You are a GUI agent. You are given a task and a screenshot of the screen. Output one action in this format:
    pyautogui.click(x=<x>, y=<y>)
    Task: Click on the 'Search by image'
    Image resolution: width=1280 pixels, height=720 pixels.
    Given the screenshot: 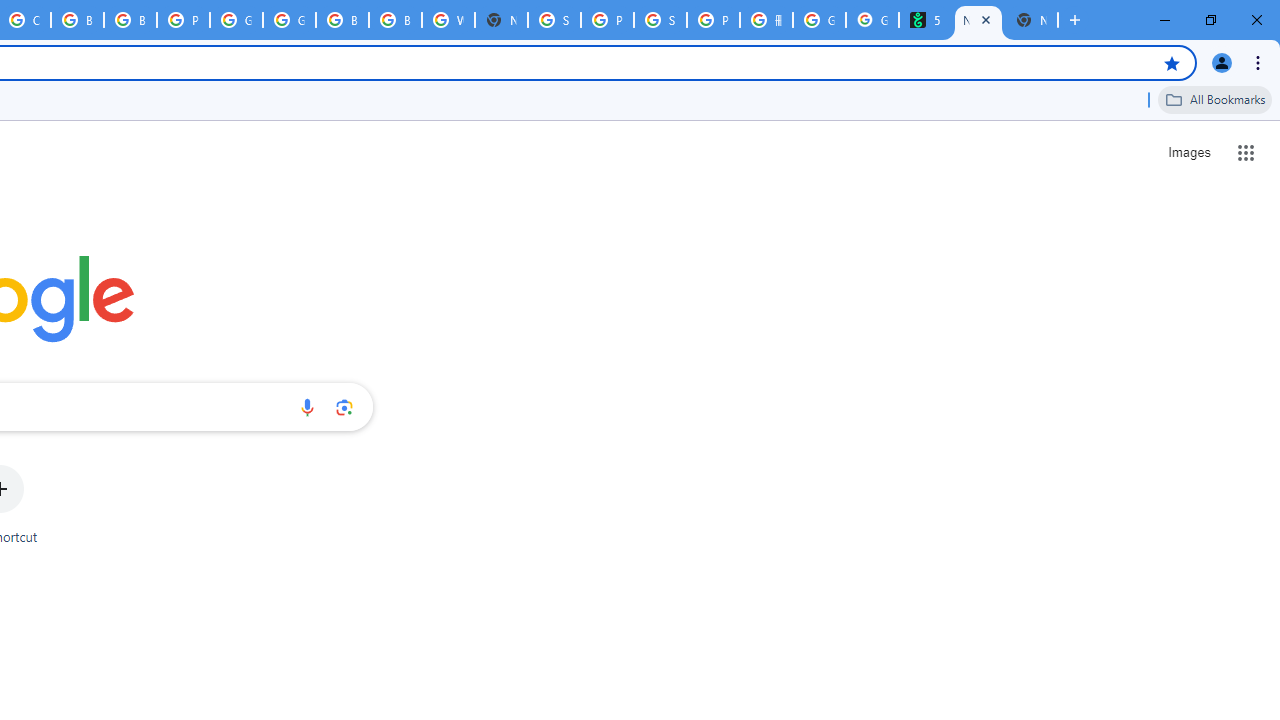 What is the action you would take?
    pyautogui.click(x=344, y=406)
    